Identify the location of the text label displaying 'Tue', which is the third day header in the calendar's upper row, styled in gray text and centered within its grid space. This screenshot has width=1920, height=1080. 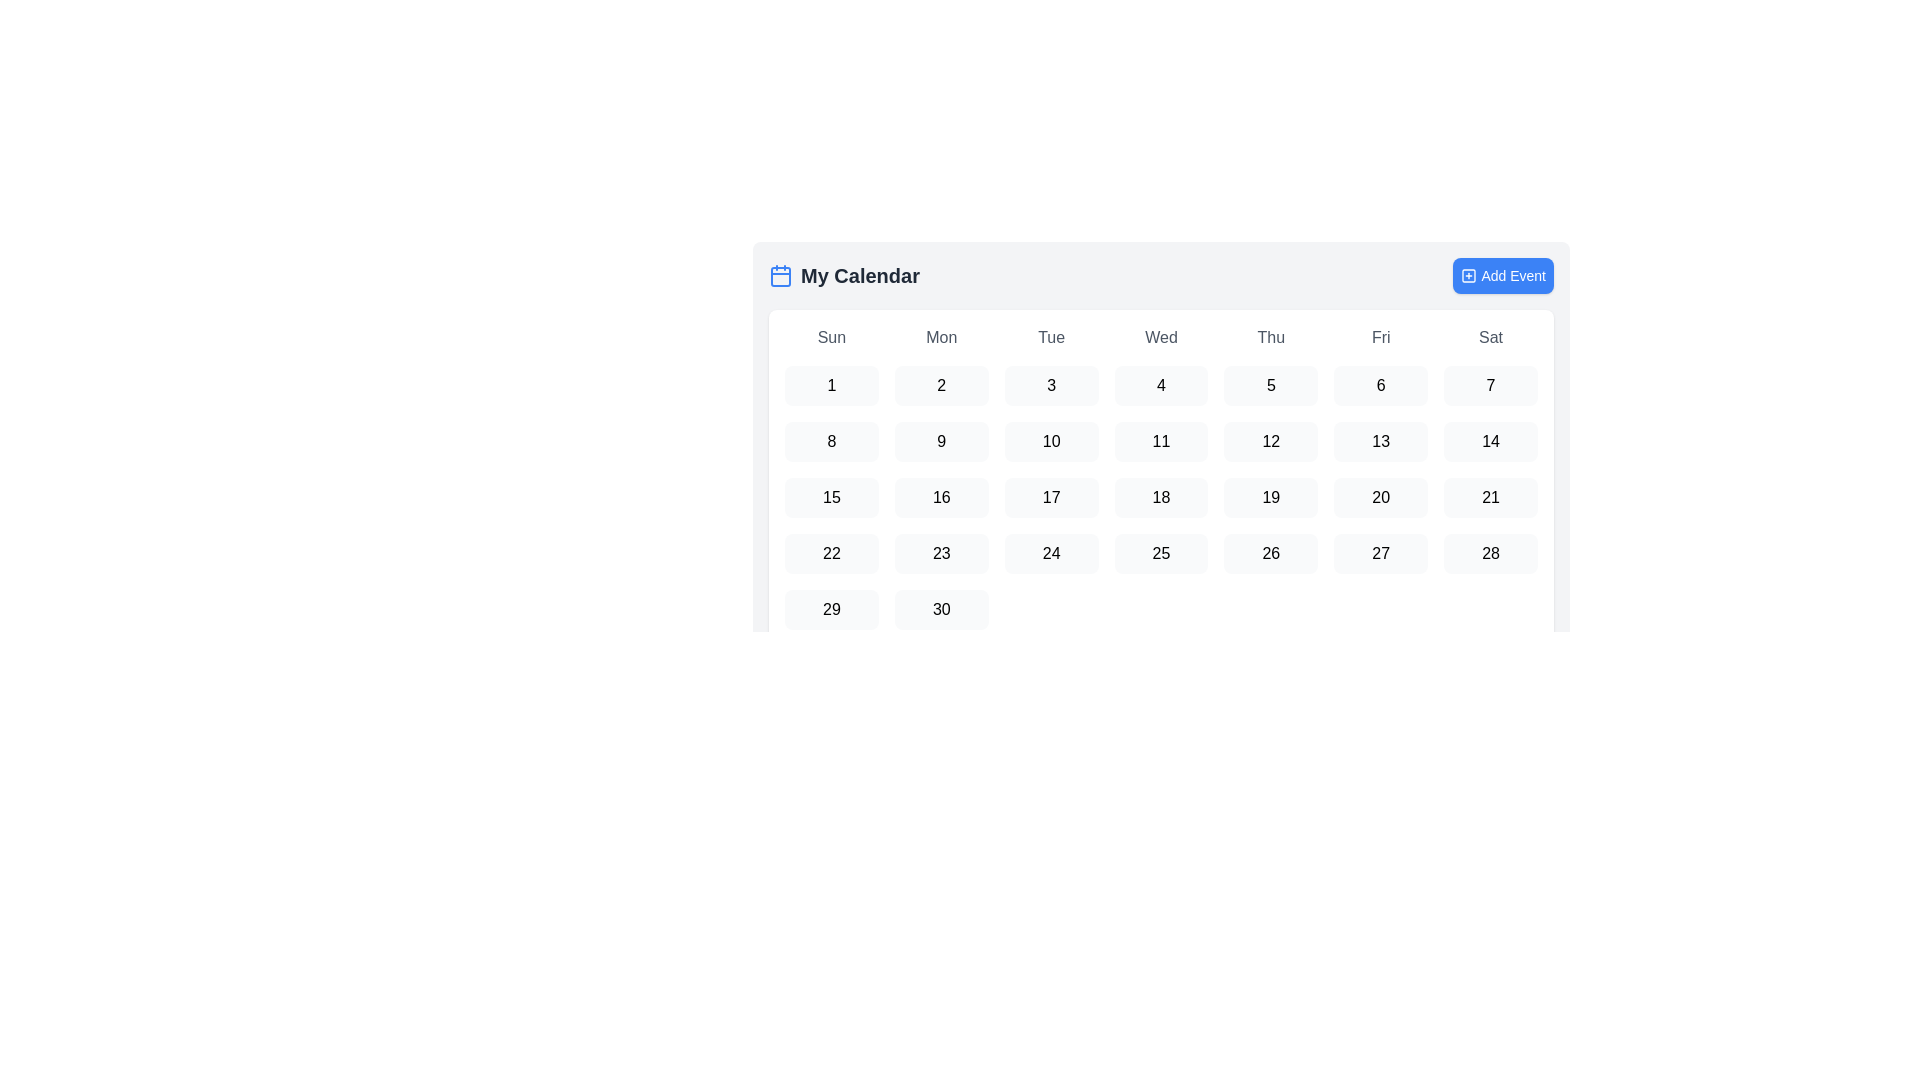
(1050, 337).